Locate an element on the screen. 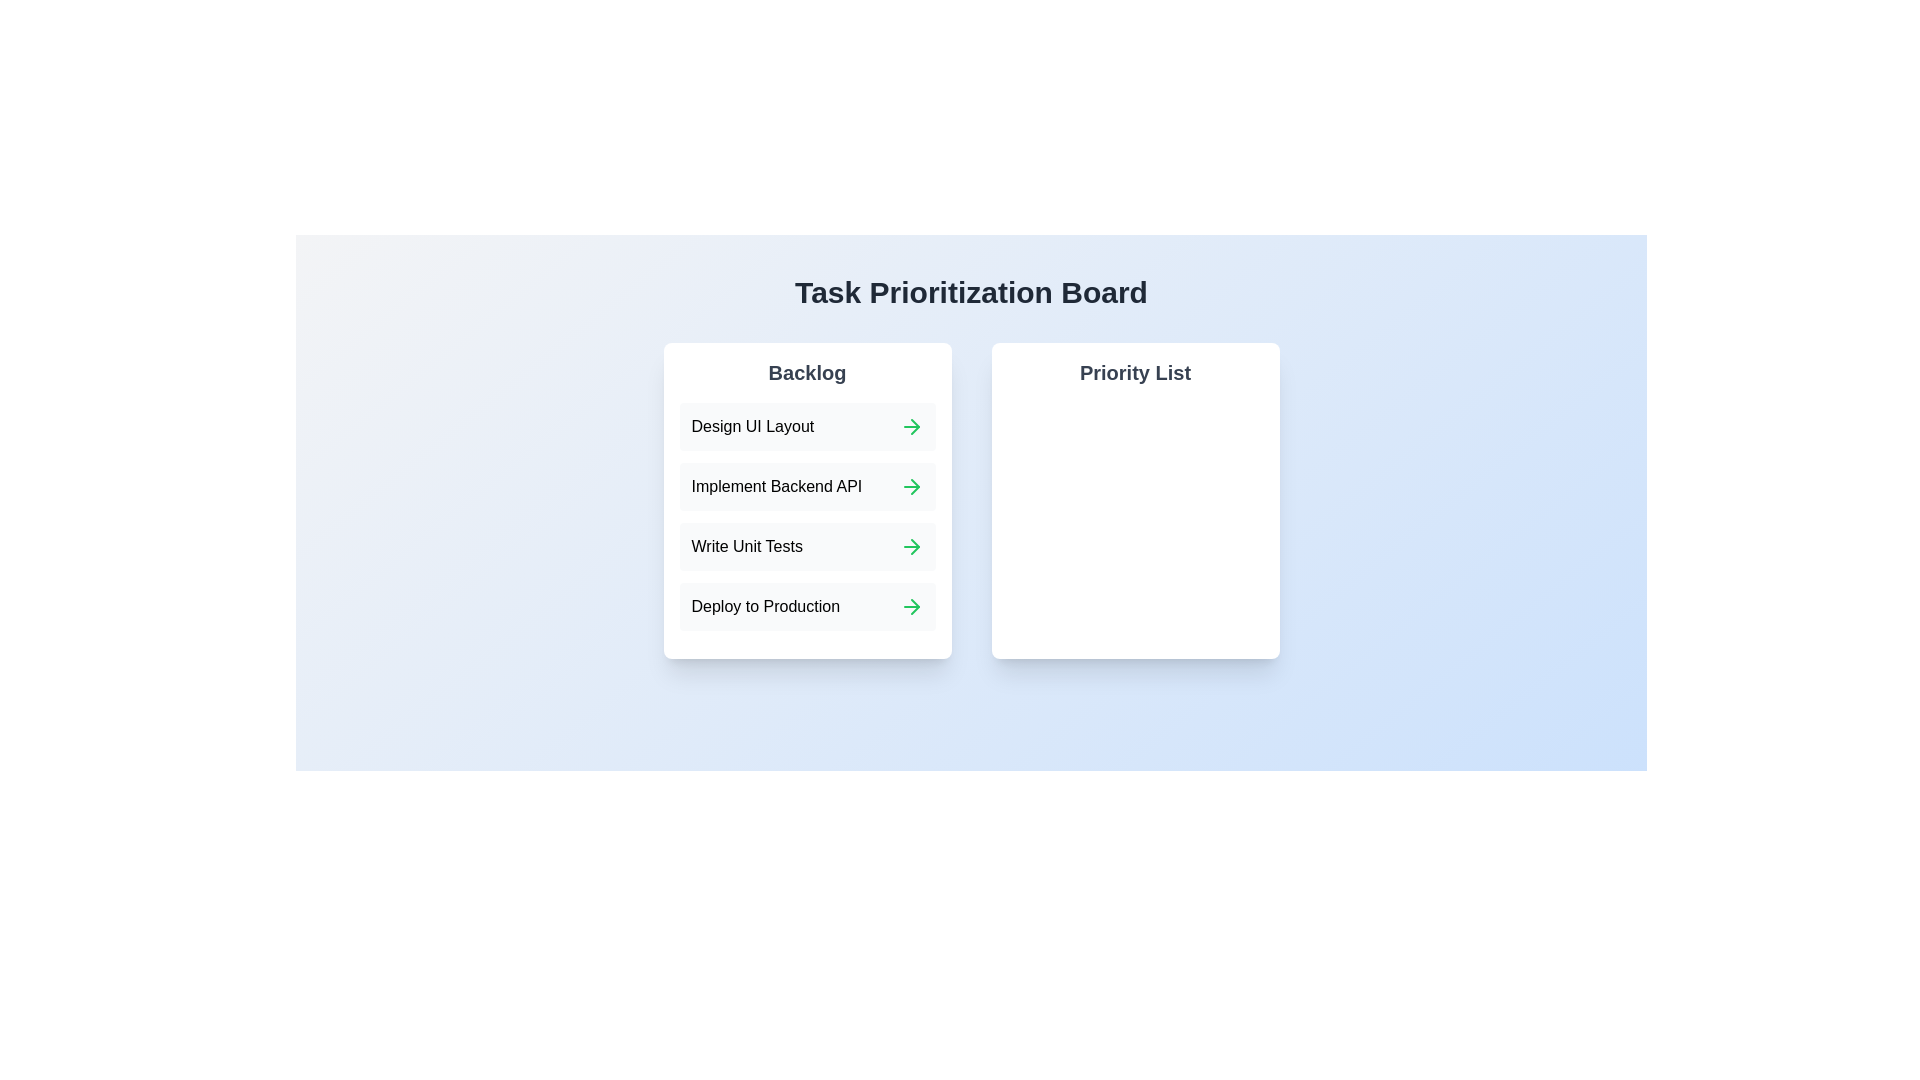  the task 'Deploy to Production' in the Backlog section is located at coordinates (751, 605).